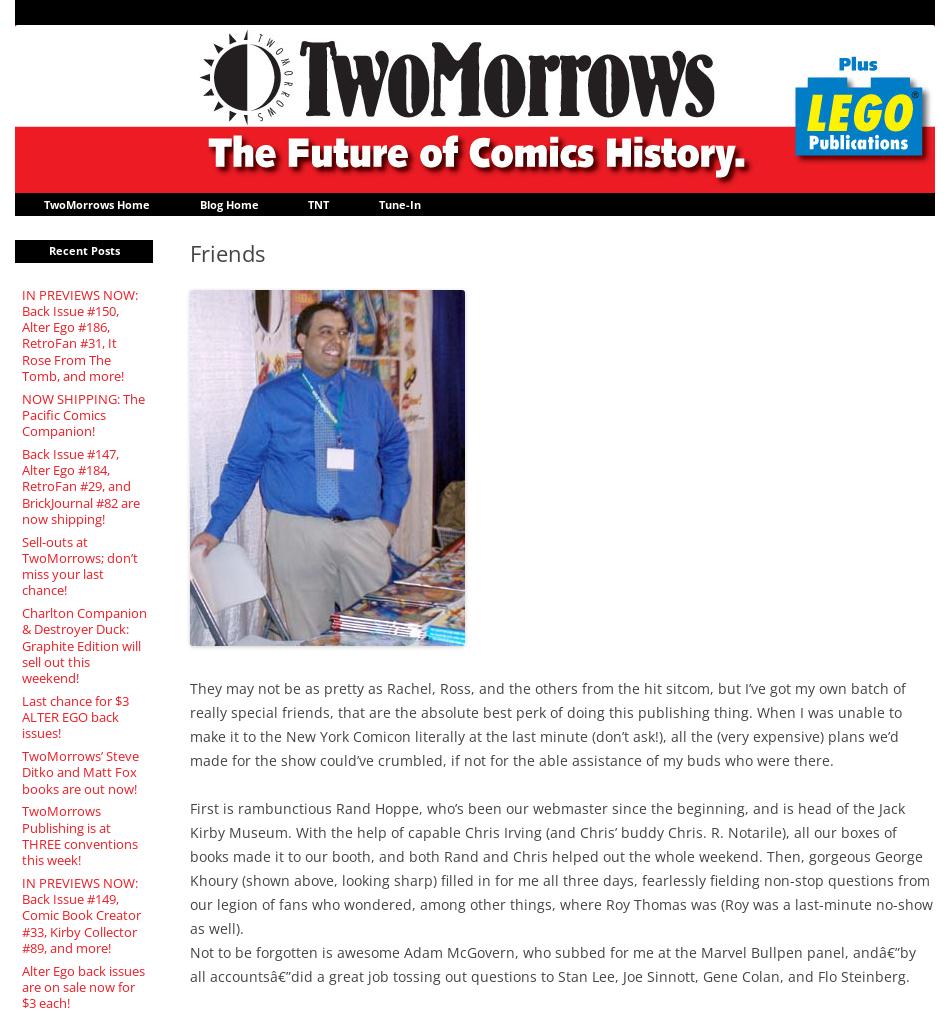  Describe the element at coordinates (80, 914) in the screenshot. I see `'IN PREVIEWS NOW: Back Issue #149, Comic Book Creator #33, Kirby Collector #89, and more!'` at that location.